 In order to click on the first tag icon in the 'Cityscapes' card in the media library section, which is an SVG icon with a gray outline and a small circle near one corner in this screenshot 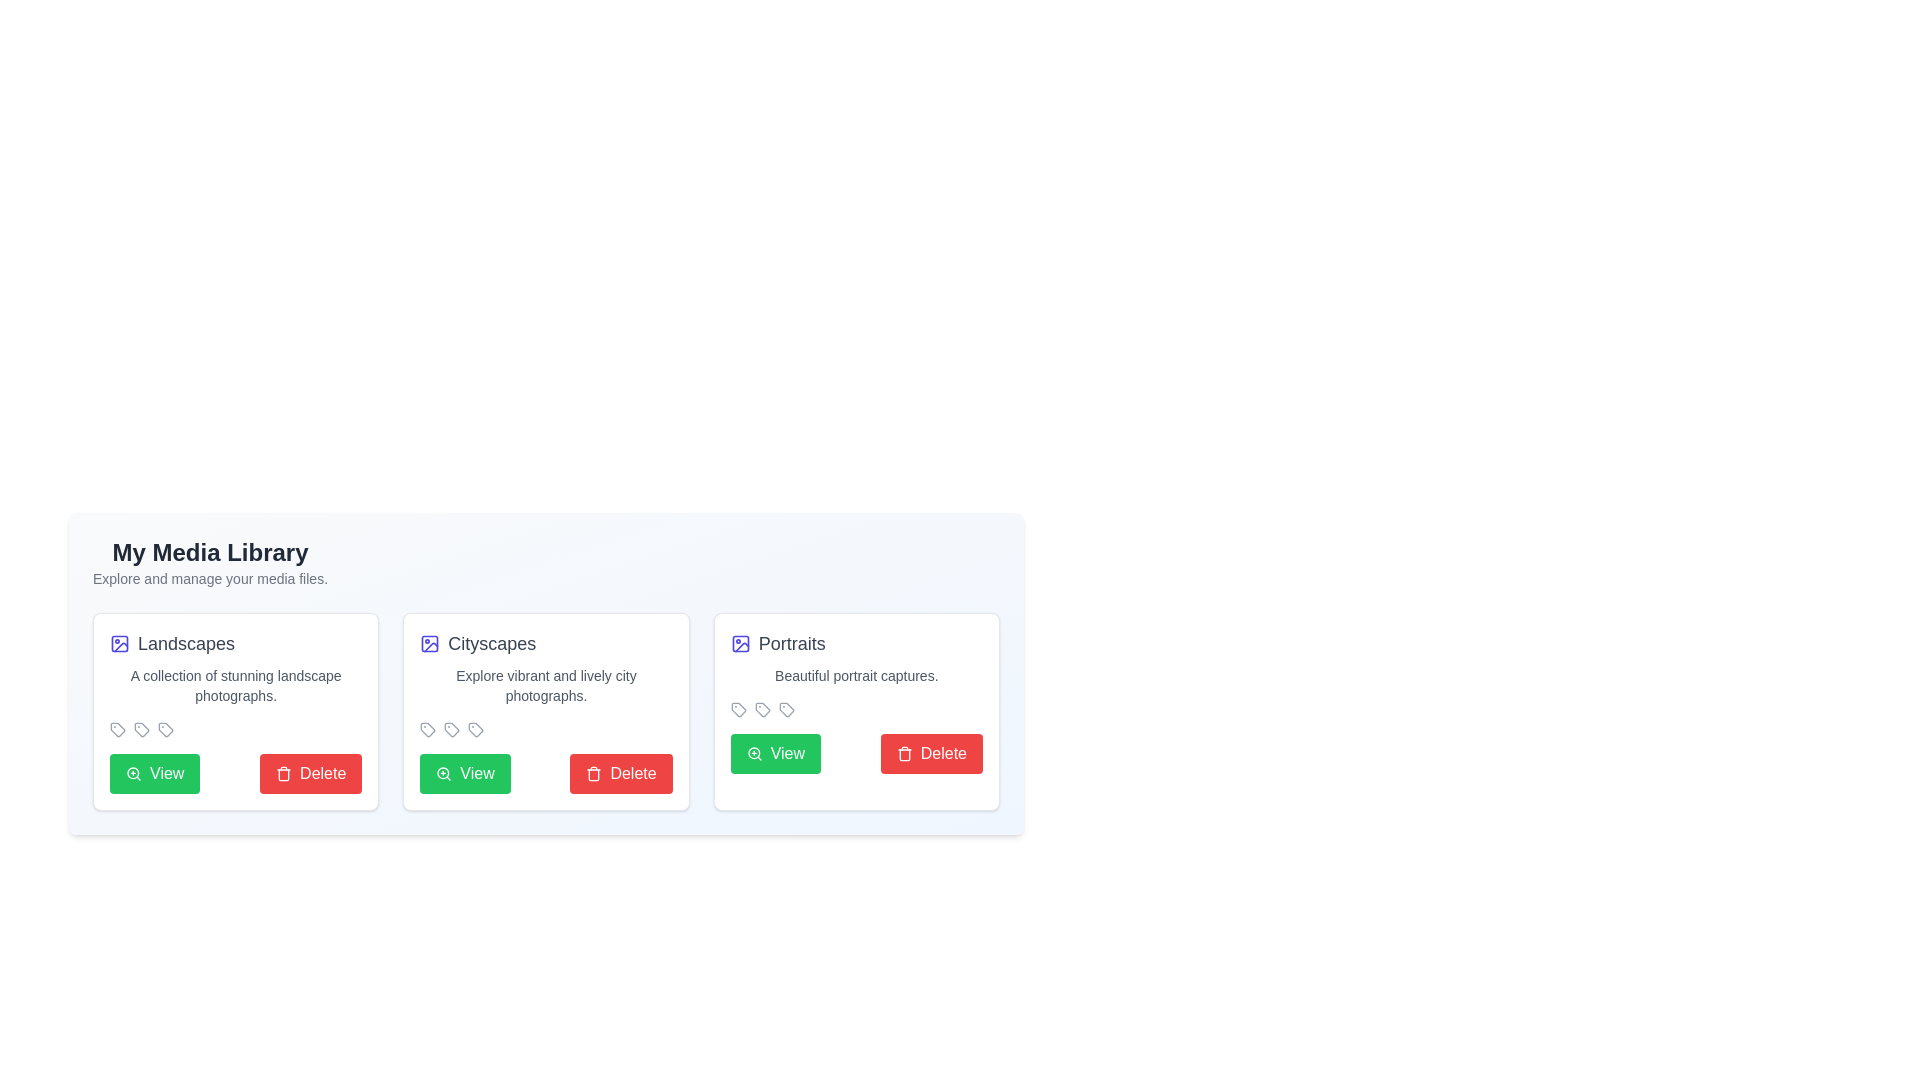, I will do `click(427, 729)`.